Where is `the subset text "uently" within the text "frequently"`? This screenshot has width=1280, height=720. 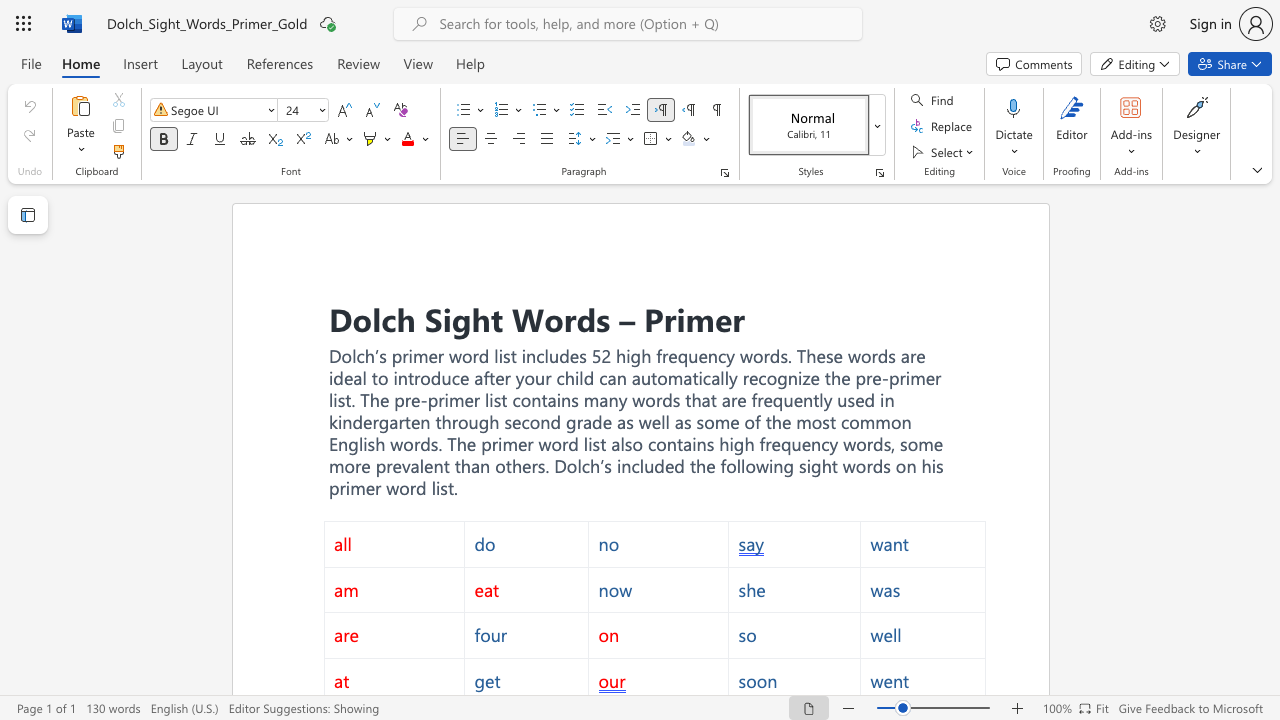
the subset text "uently" within the text "frequently" is located at coordinates (782, 400).